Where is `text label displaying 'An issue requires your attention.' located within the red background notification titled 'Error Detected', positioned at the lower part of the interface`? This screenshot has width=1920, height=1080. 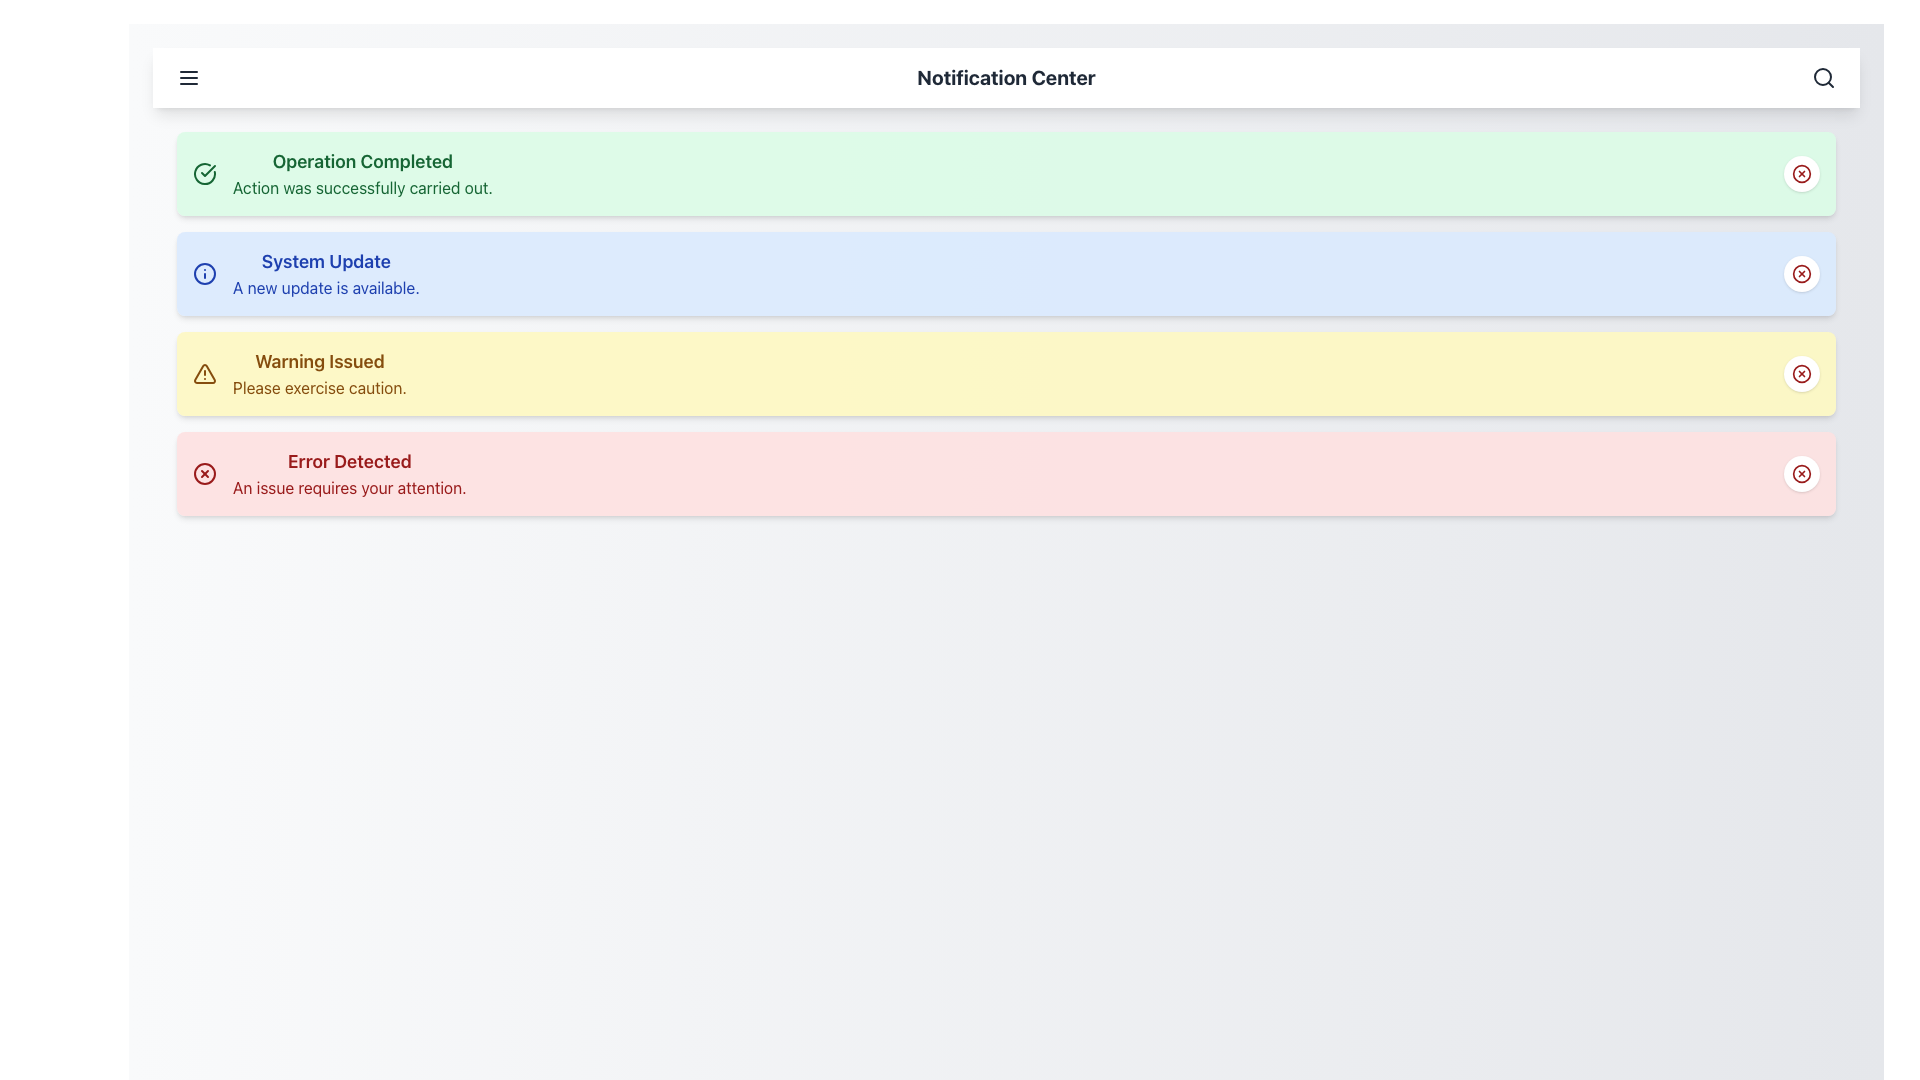 text label displaying 'An issue requires your attention.' located within the red background notification titled 'Error Detected', positioned at the lower part of the interface is located at coordinates (349, 488).